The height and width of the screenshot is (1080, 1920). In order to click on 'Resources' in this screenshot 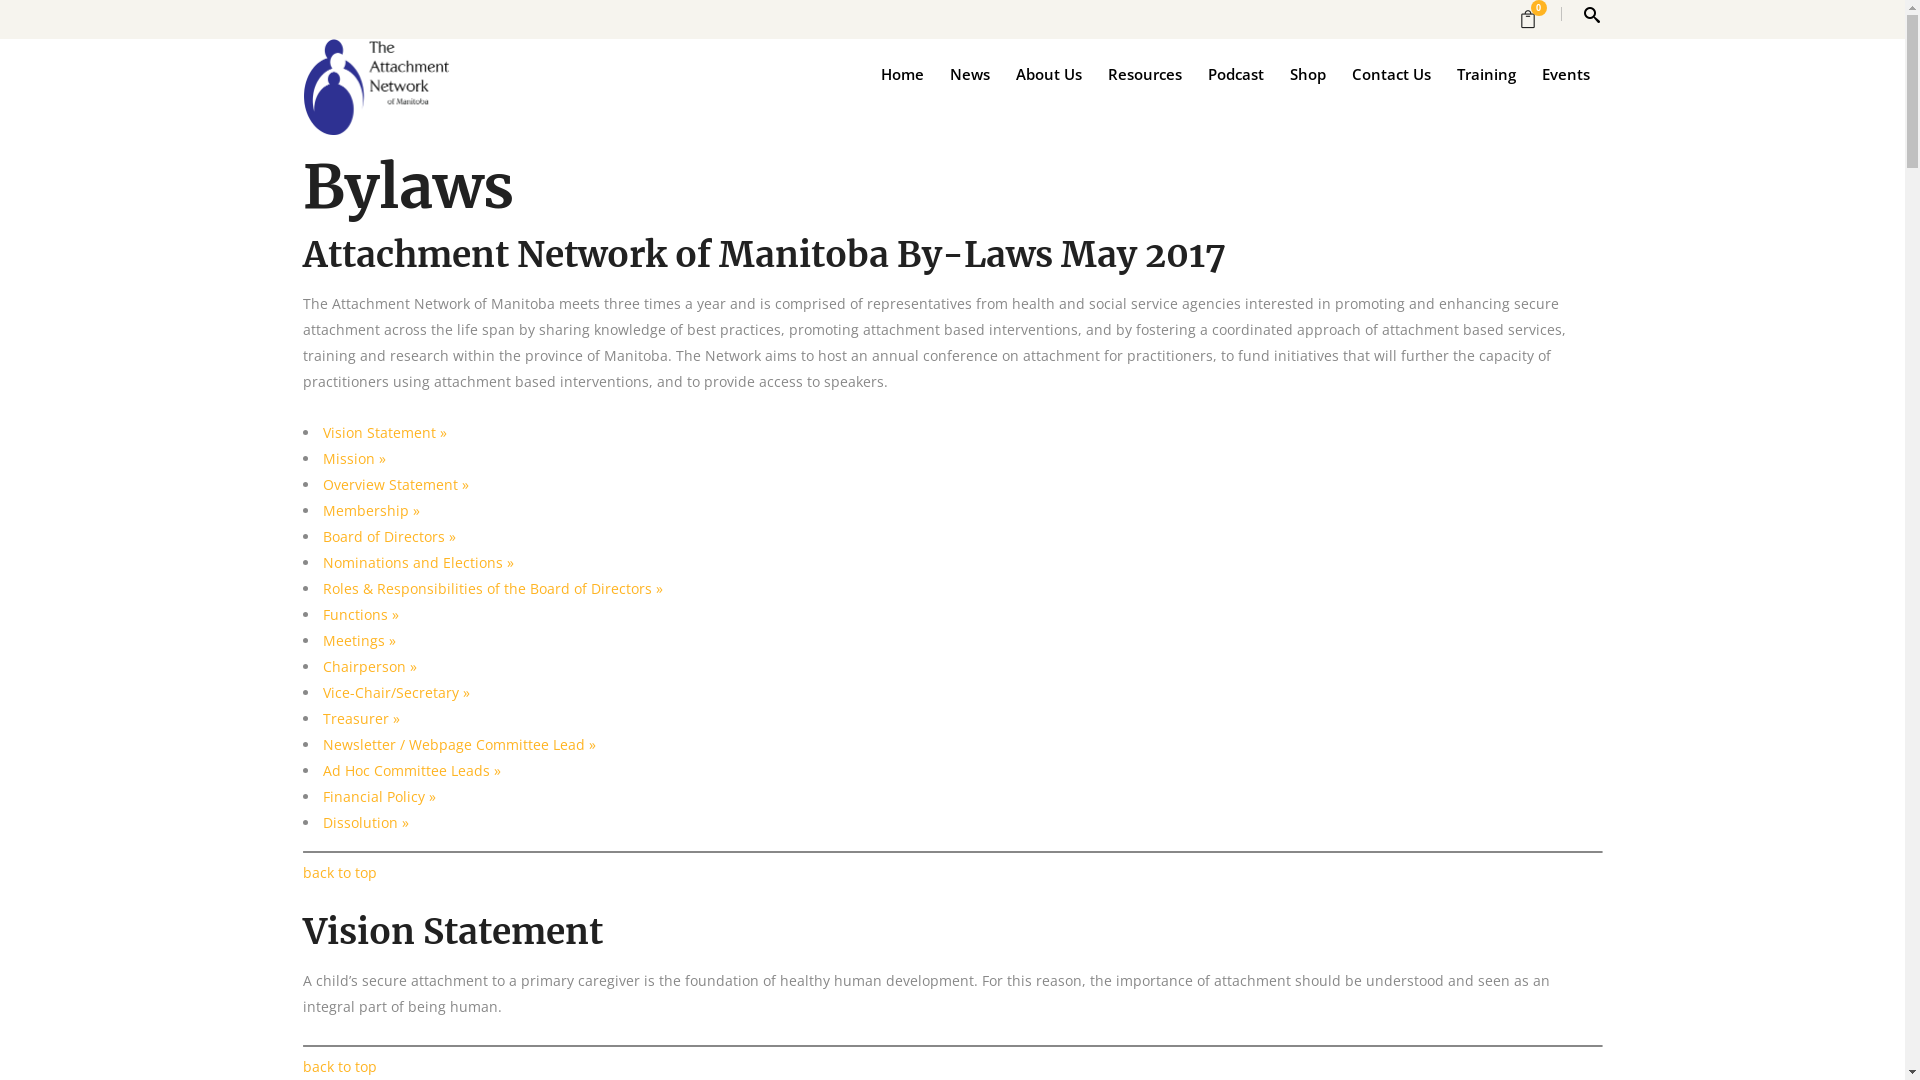, I will do `click(1143, 72)`.